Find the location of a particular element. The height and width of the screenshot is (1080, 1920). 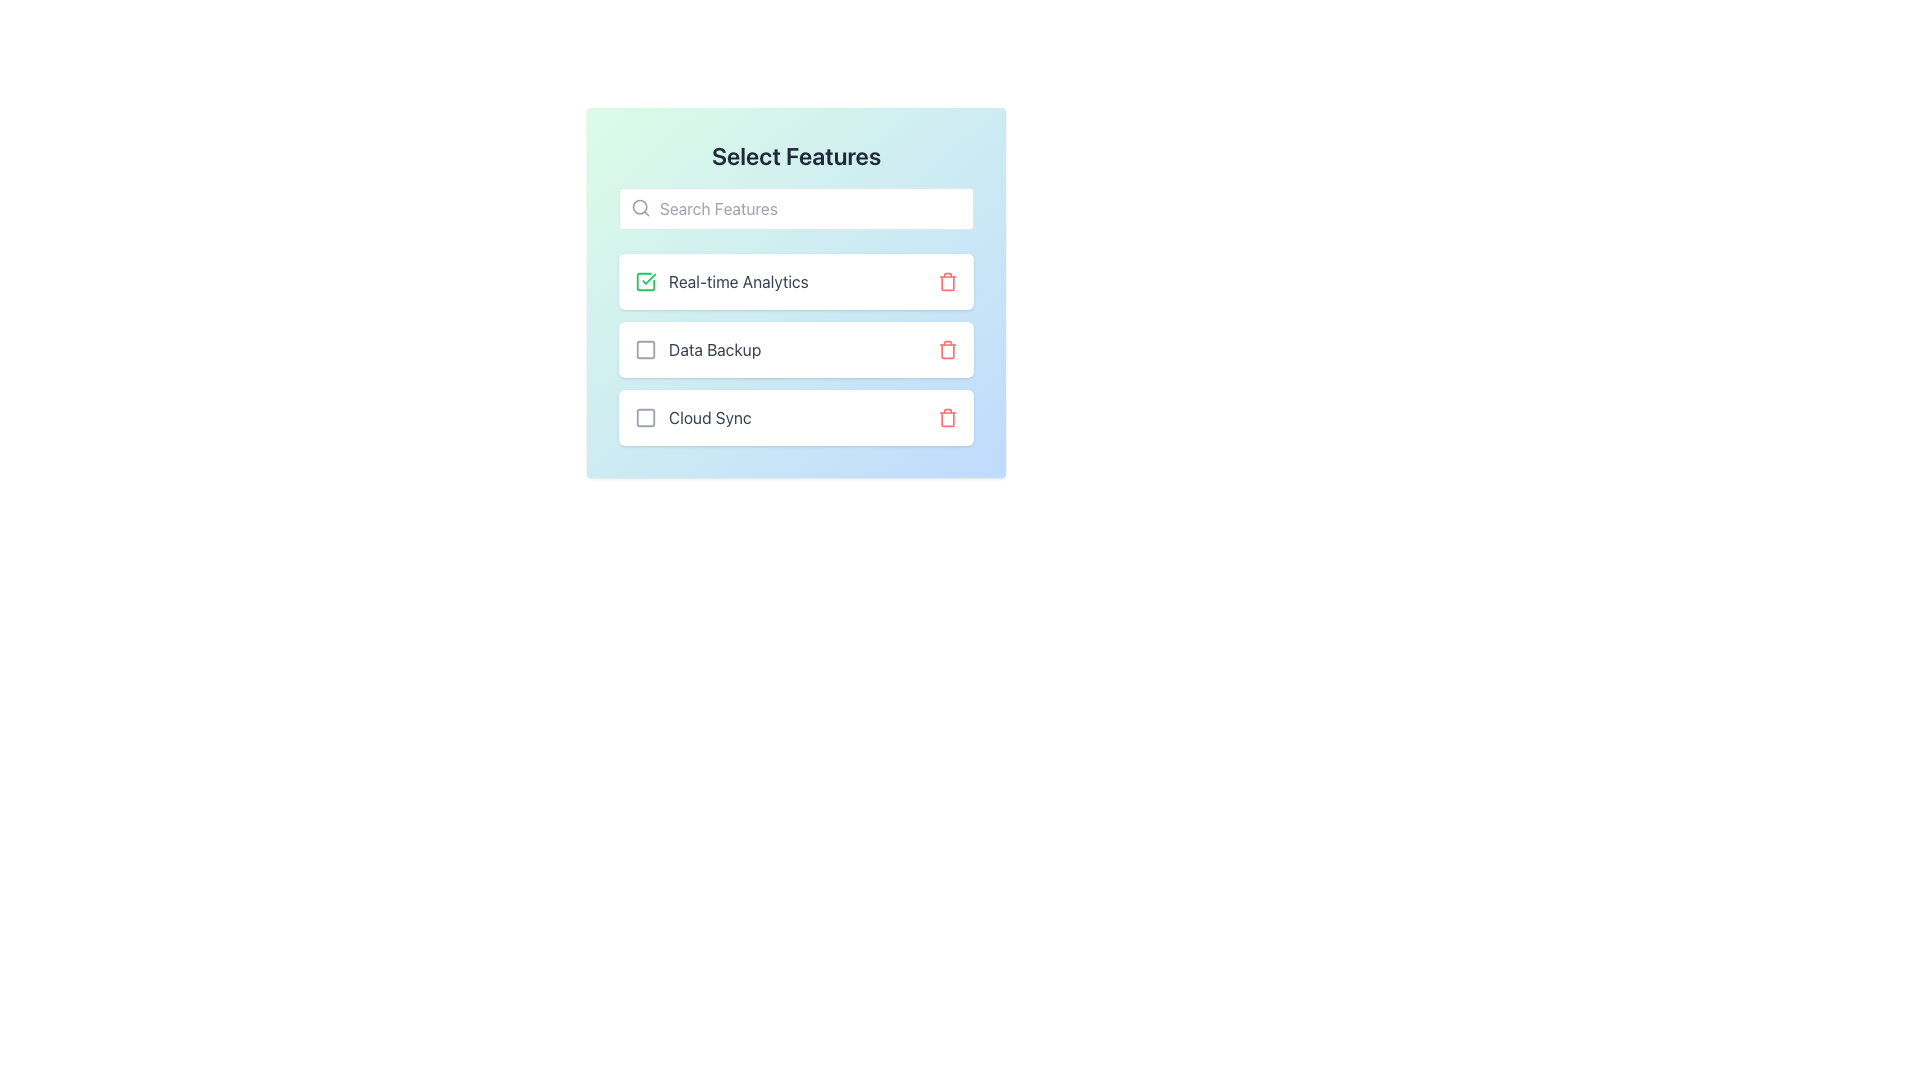

the trash bin icon, styled in red, located adjacent to the 'Real-time Analytics' text is located at coordinates (947, 281).